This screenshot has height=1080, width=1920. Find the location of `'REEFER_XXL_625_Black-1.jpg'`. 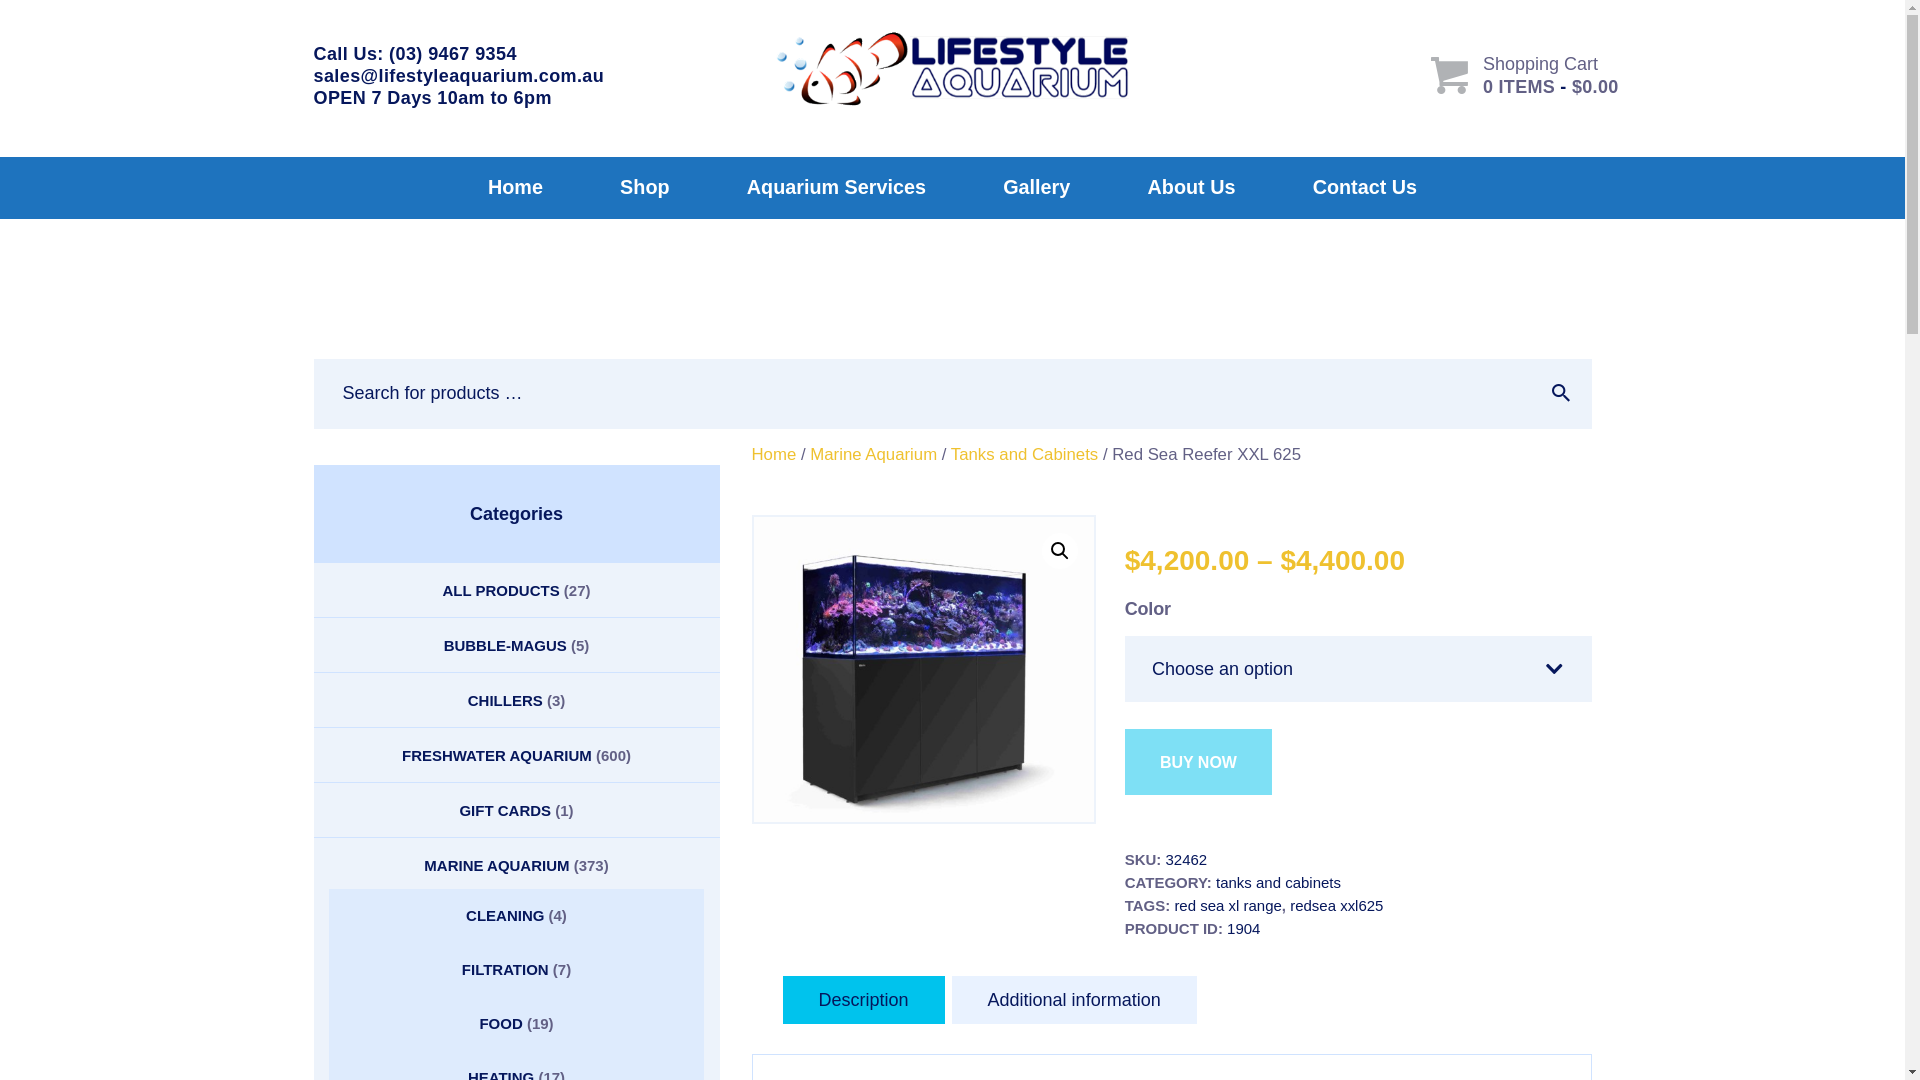

'REEFER_XXL_625_Black-1.jpg' is located at coordinates (923, 669).